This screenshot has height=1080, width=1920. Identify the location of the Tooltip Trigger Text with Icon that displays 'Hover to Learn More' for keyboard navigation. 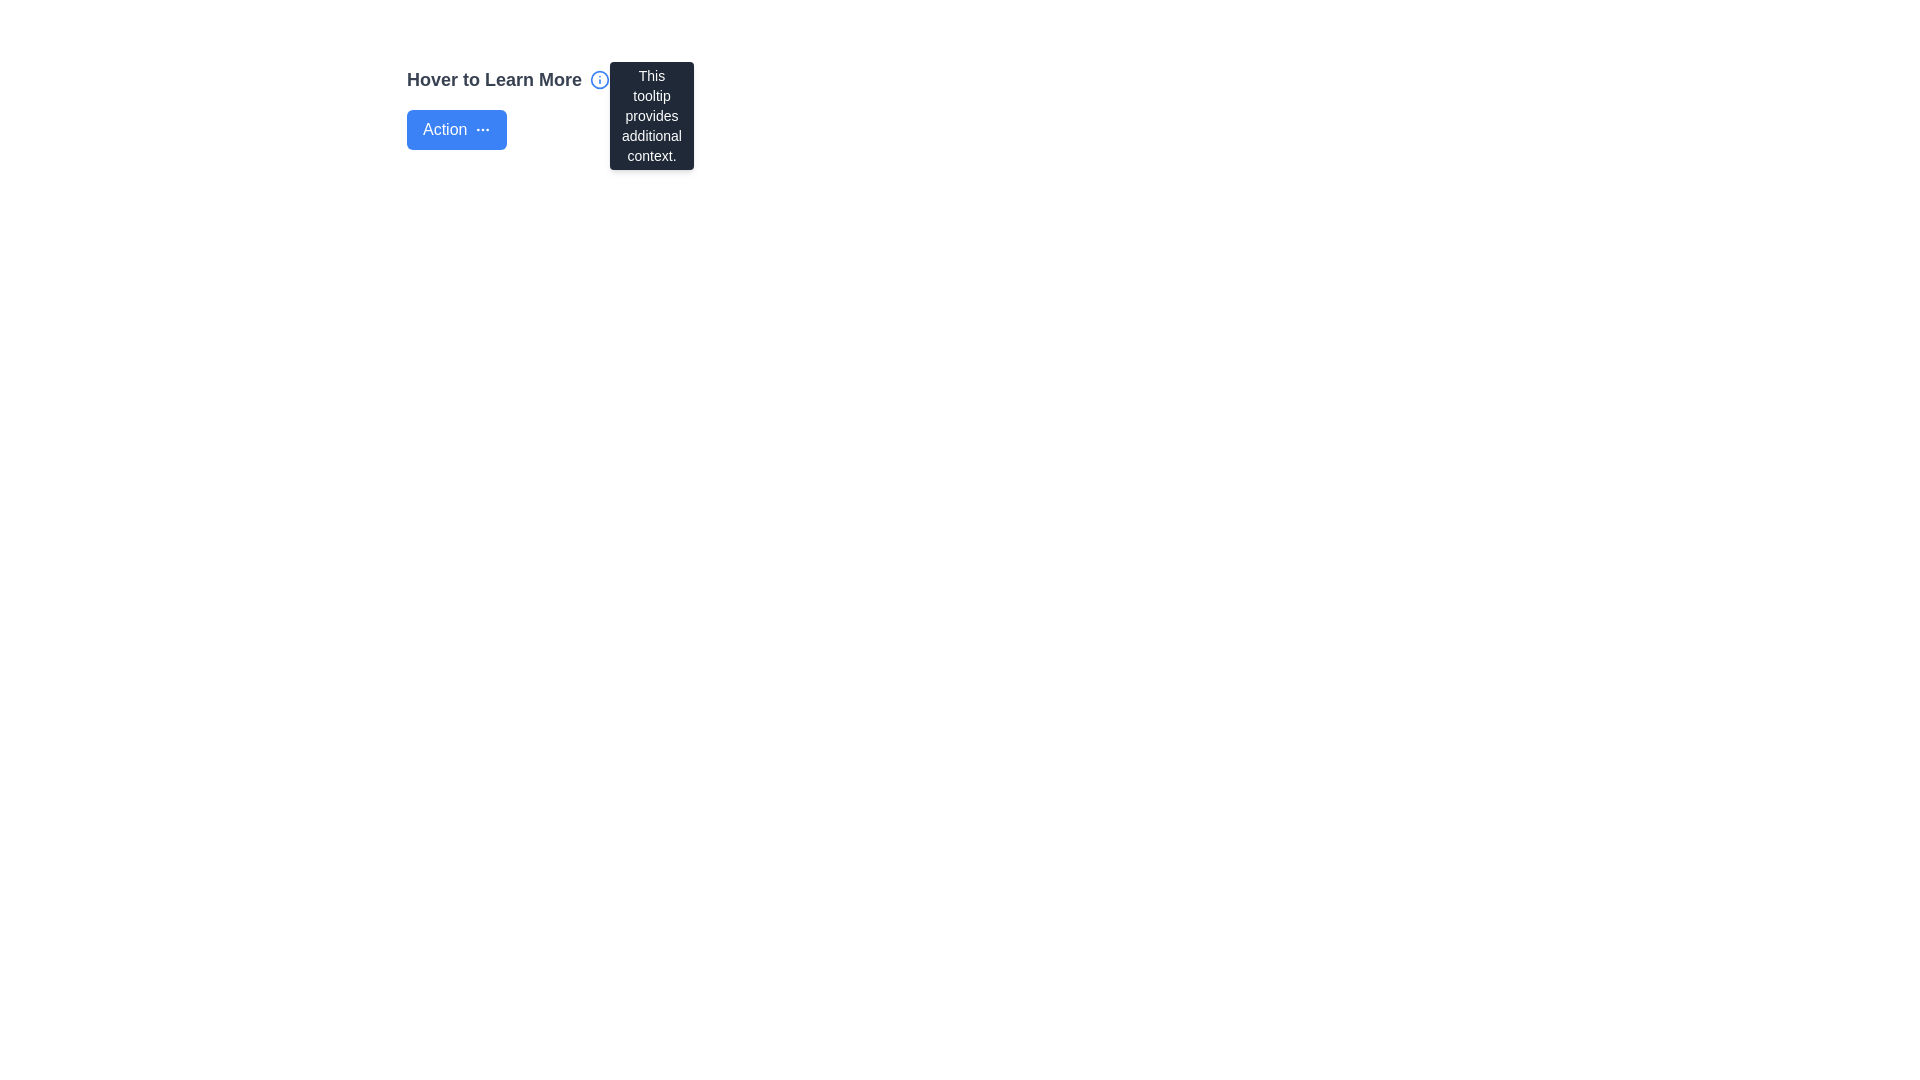
(508, 79).